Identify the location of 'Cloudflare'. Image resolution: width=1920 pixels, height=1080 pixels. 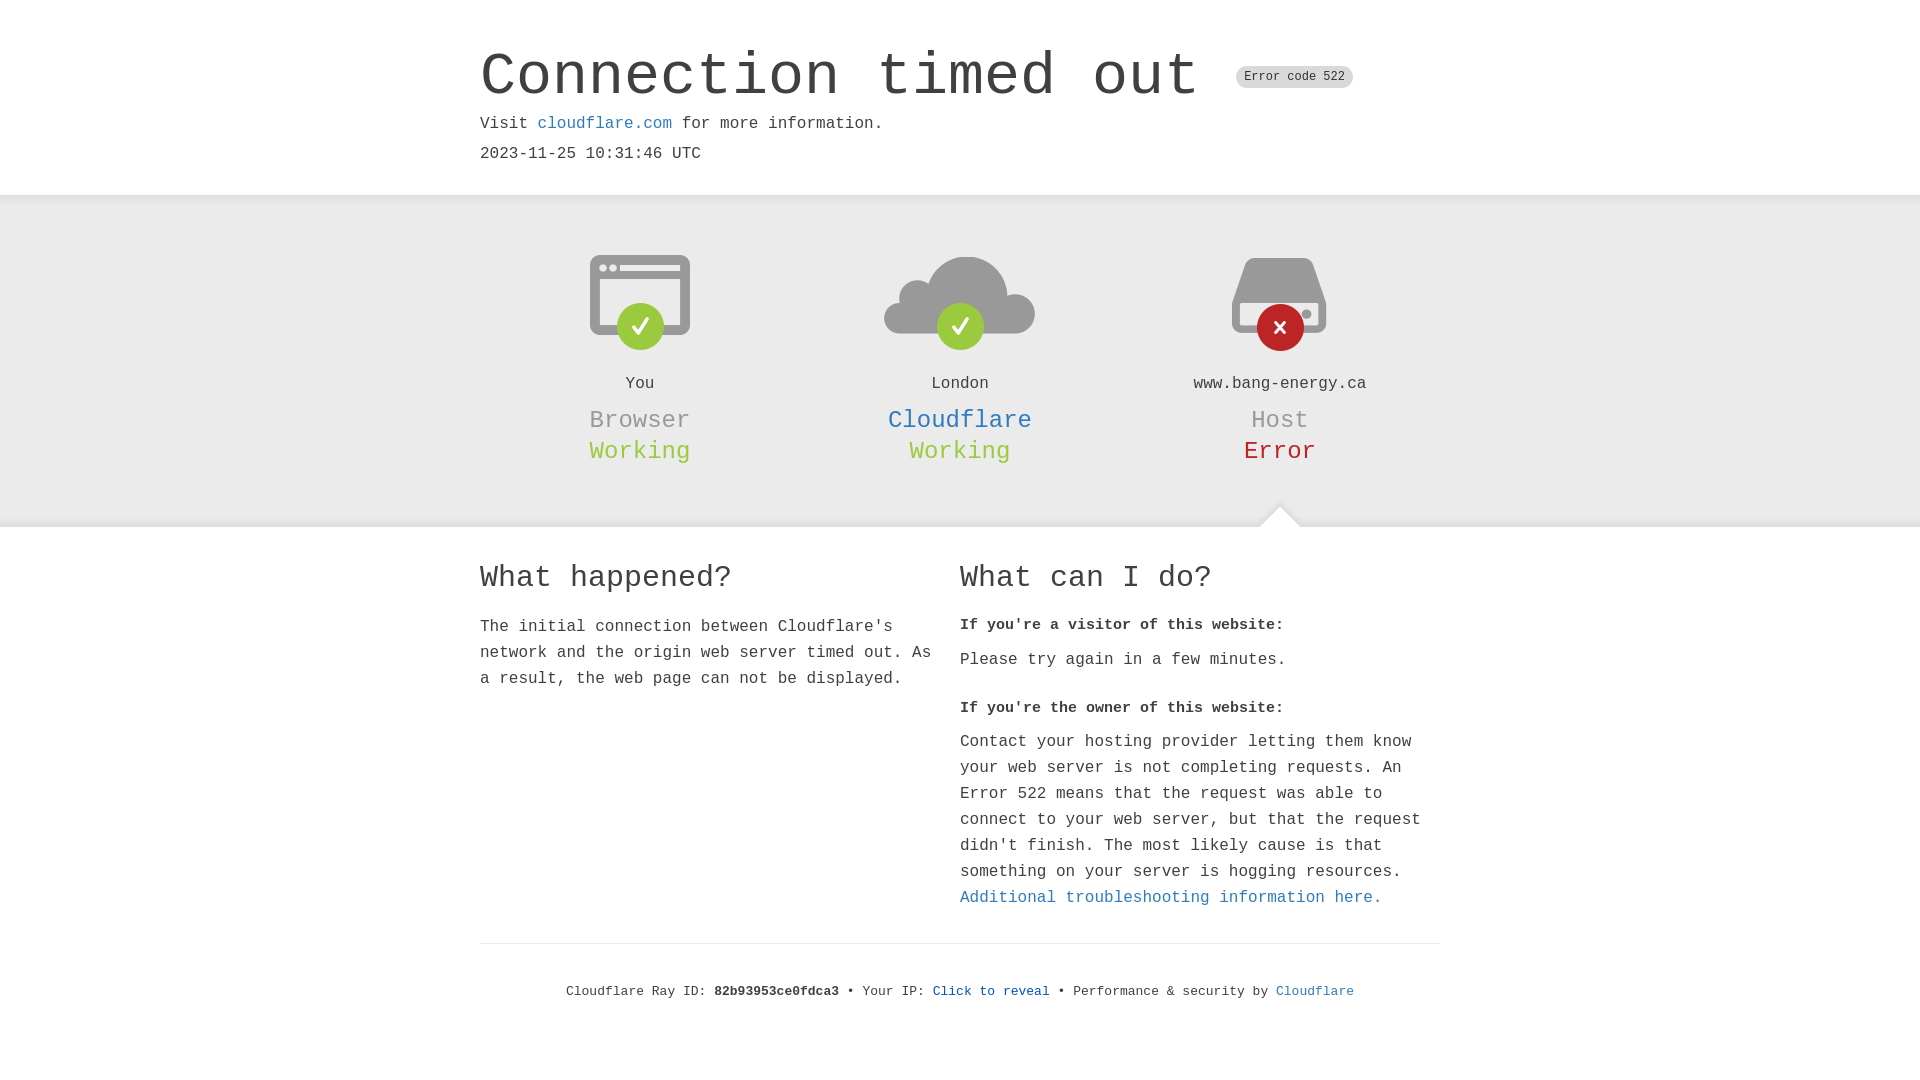
(960, 419).